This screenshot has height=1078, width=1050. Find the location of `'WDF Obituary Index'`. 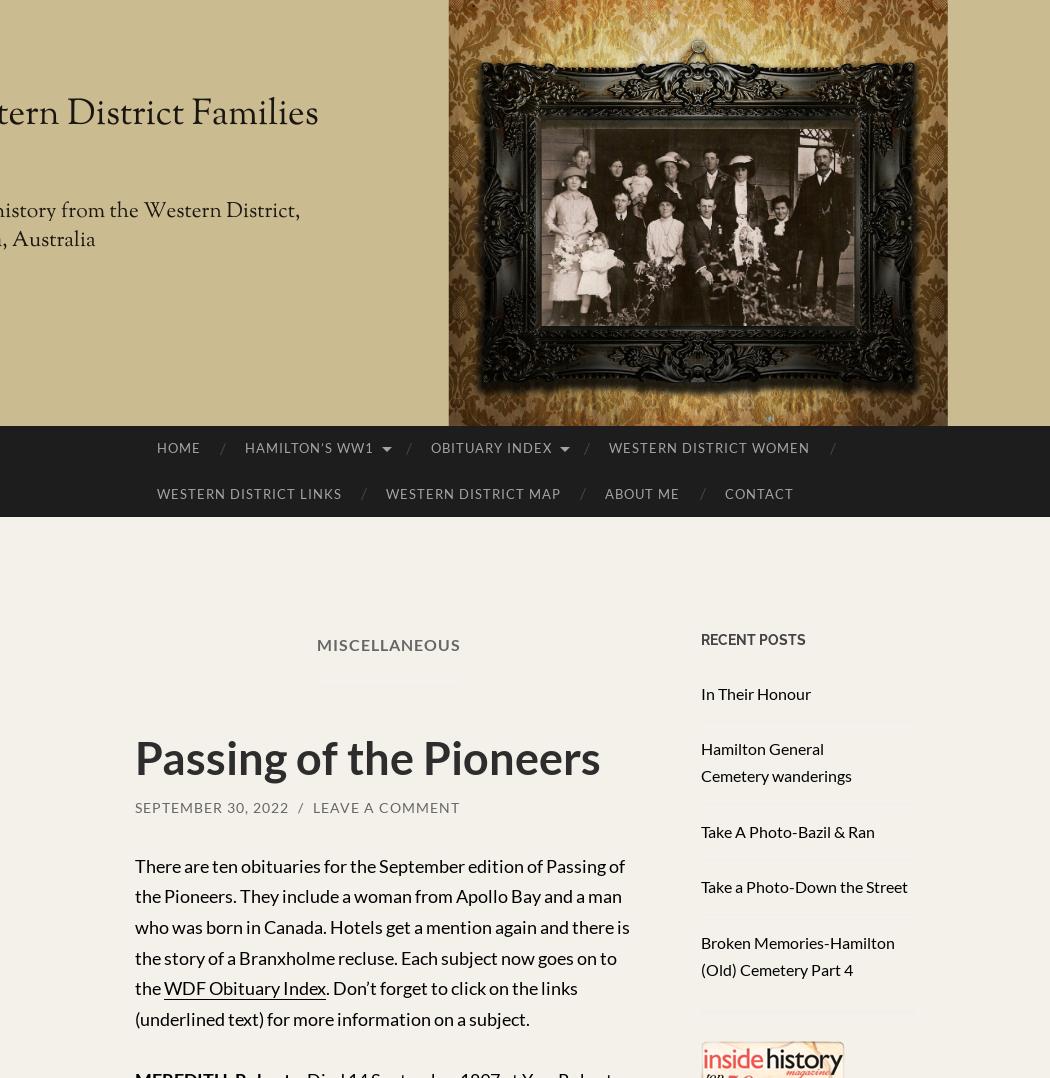

'WDF Obituary Index' is located at coordinates (244, 987).